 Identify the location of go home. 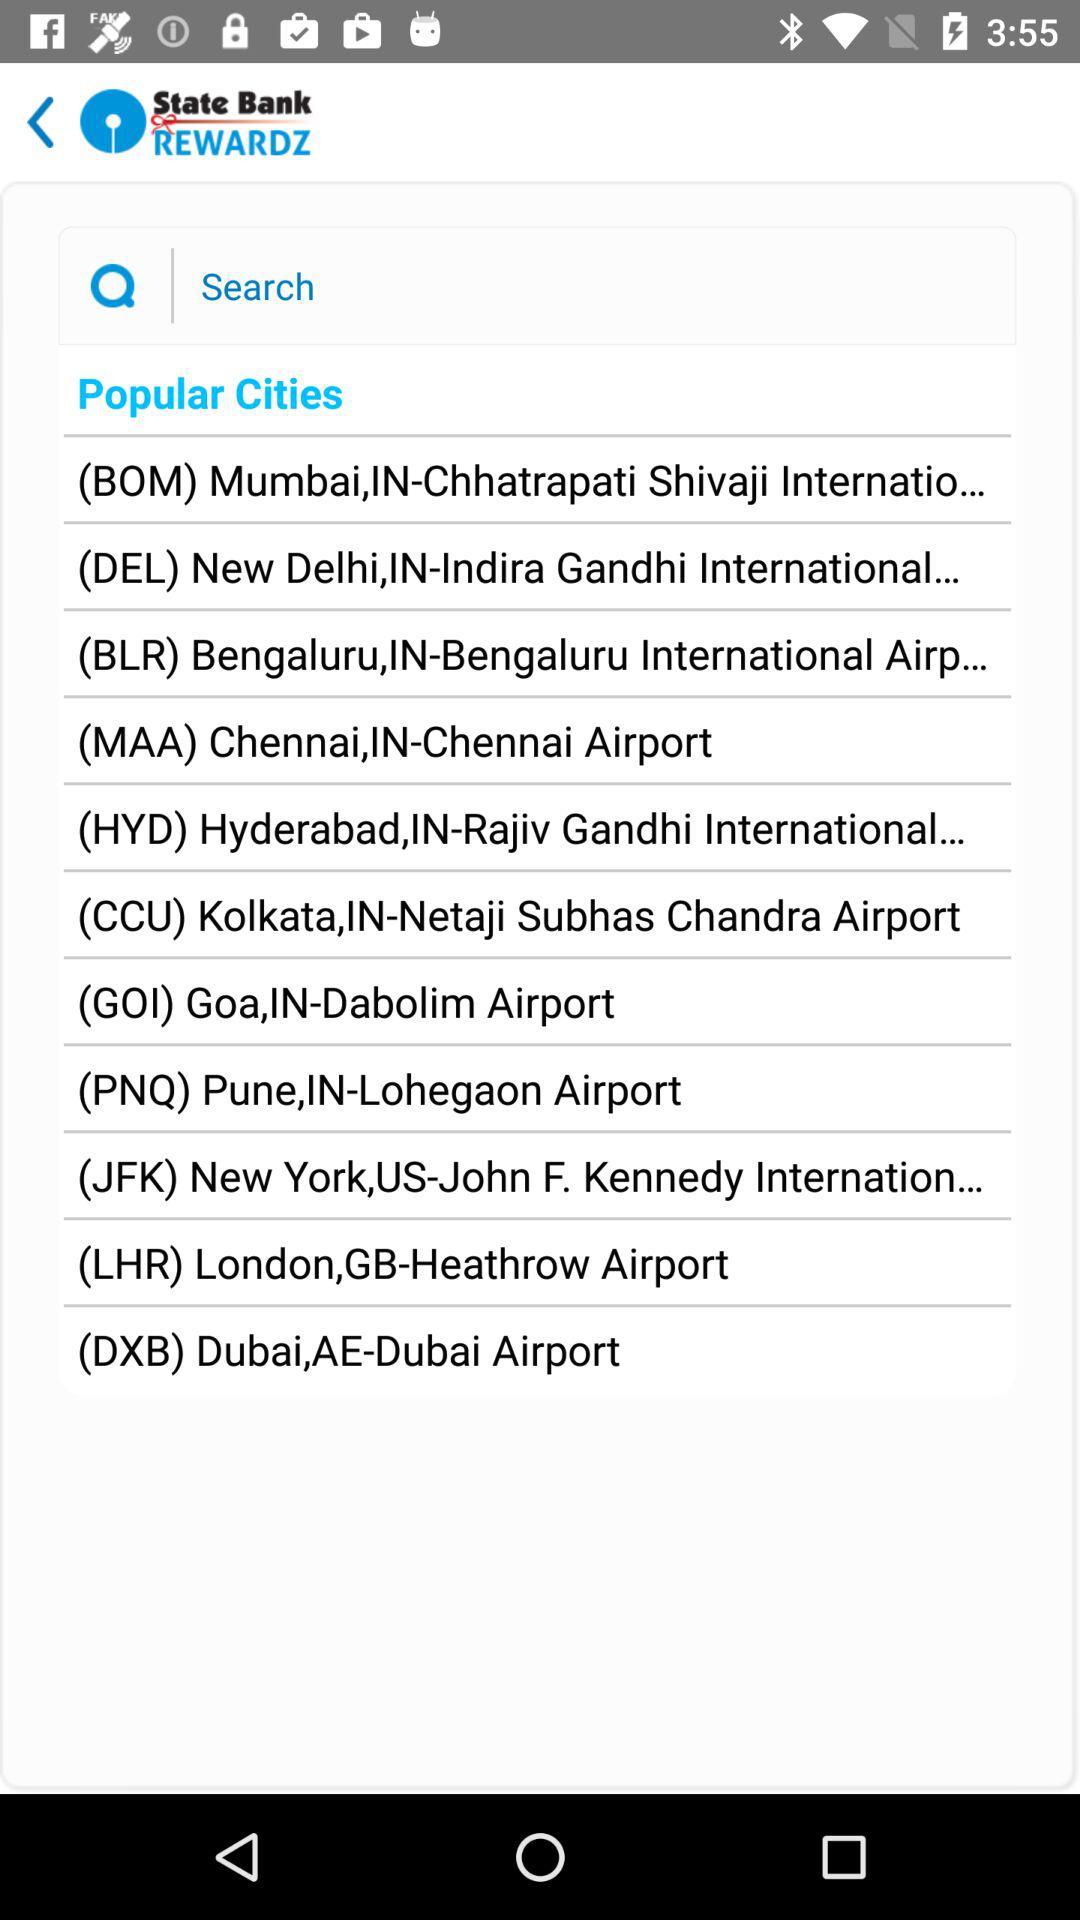
(196, 121).